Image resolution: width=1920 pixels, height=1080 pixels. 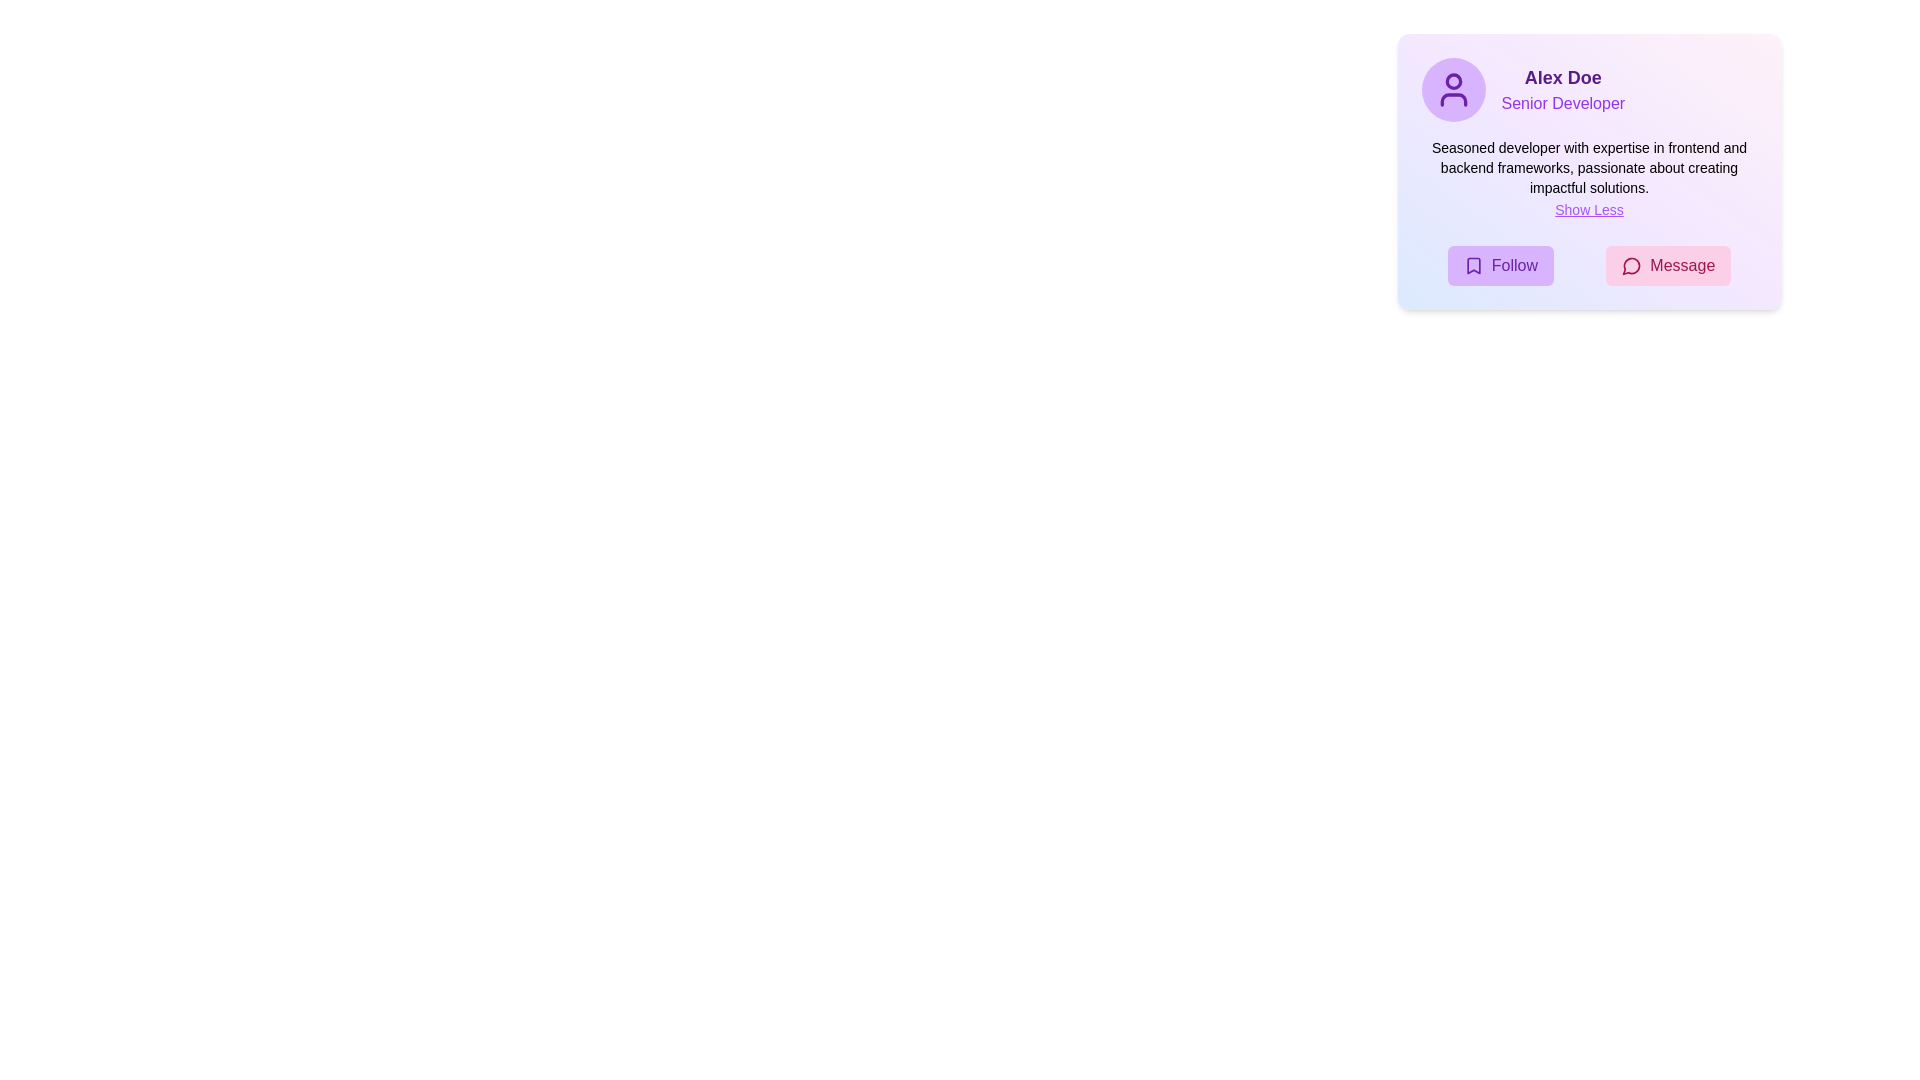 What do you see at coordinates (1453, 80) in the screenshot?
I see `the circular purple graphic element representing the head in the user profile icon located at the top-left of the user card` at bounding box center [1453, 80].